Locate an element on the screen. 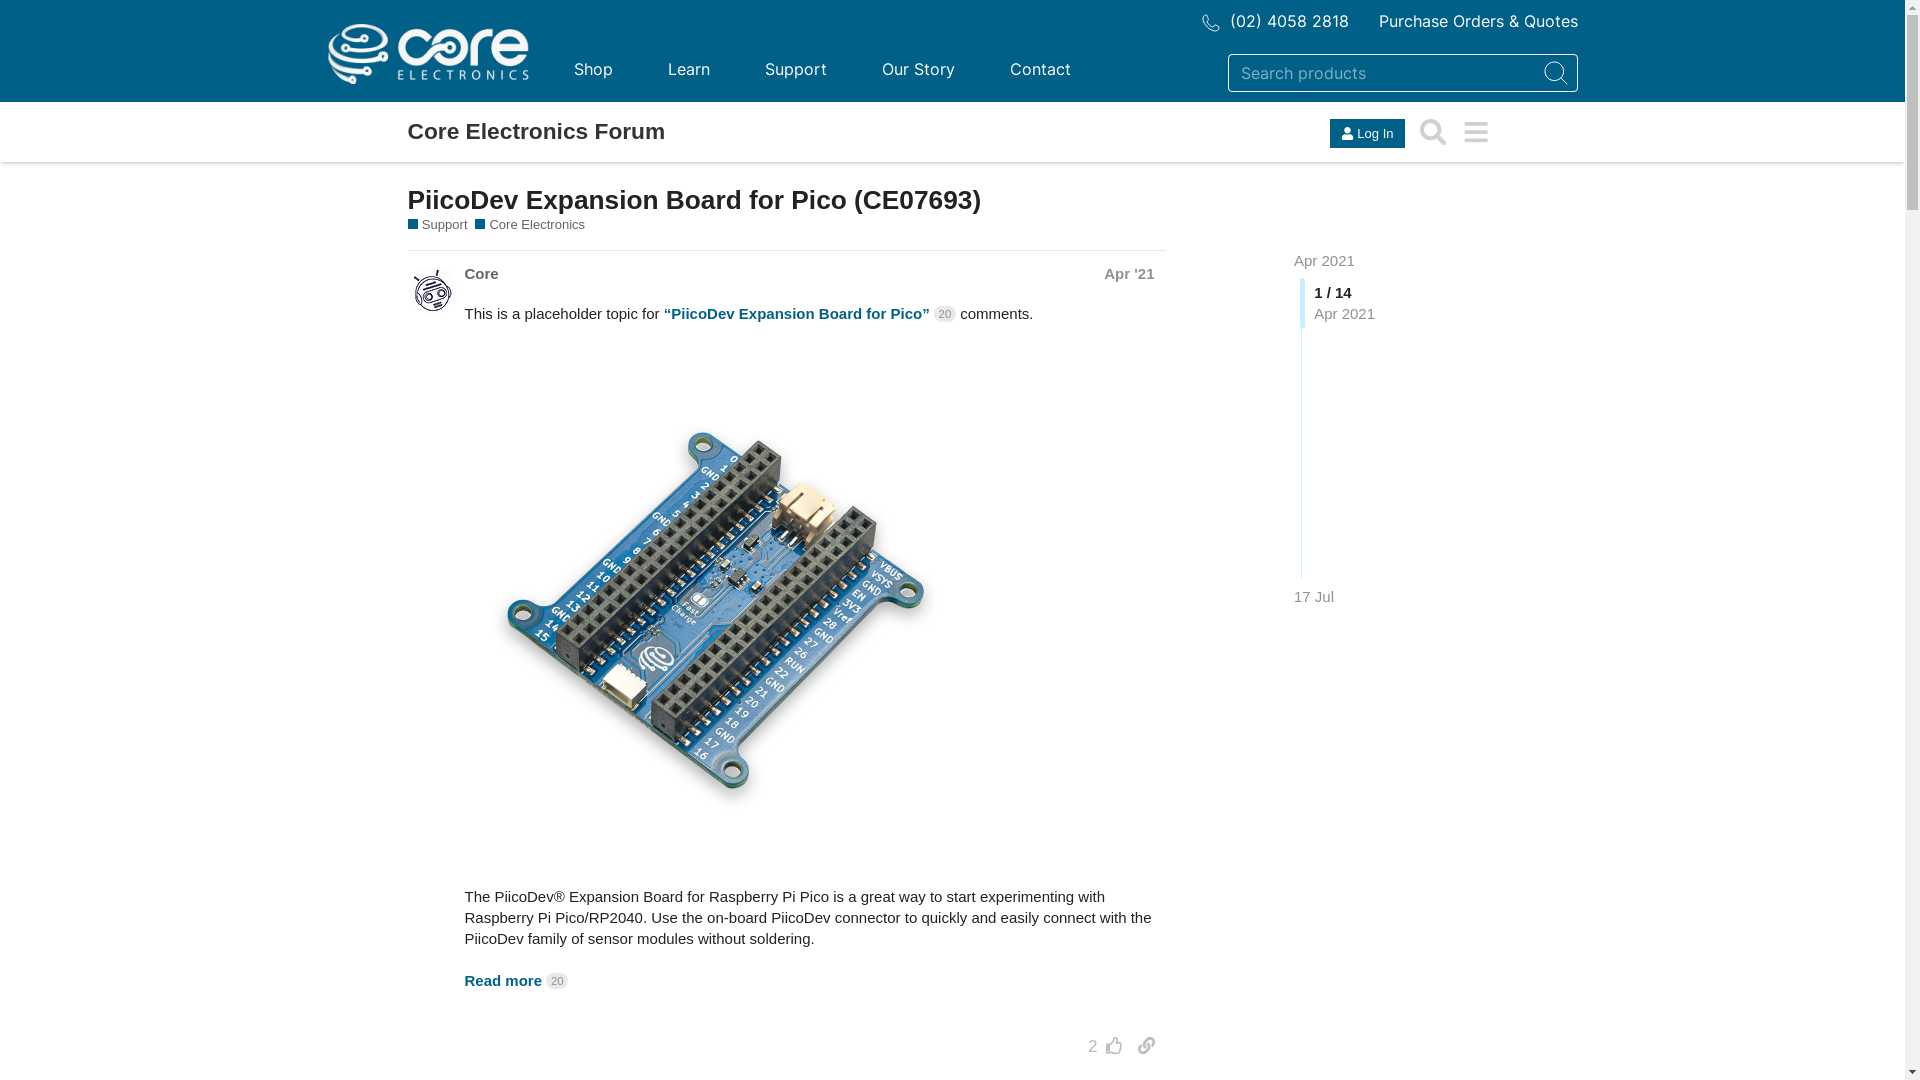  'Core' is located at coordinates (463, 273).